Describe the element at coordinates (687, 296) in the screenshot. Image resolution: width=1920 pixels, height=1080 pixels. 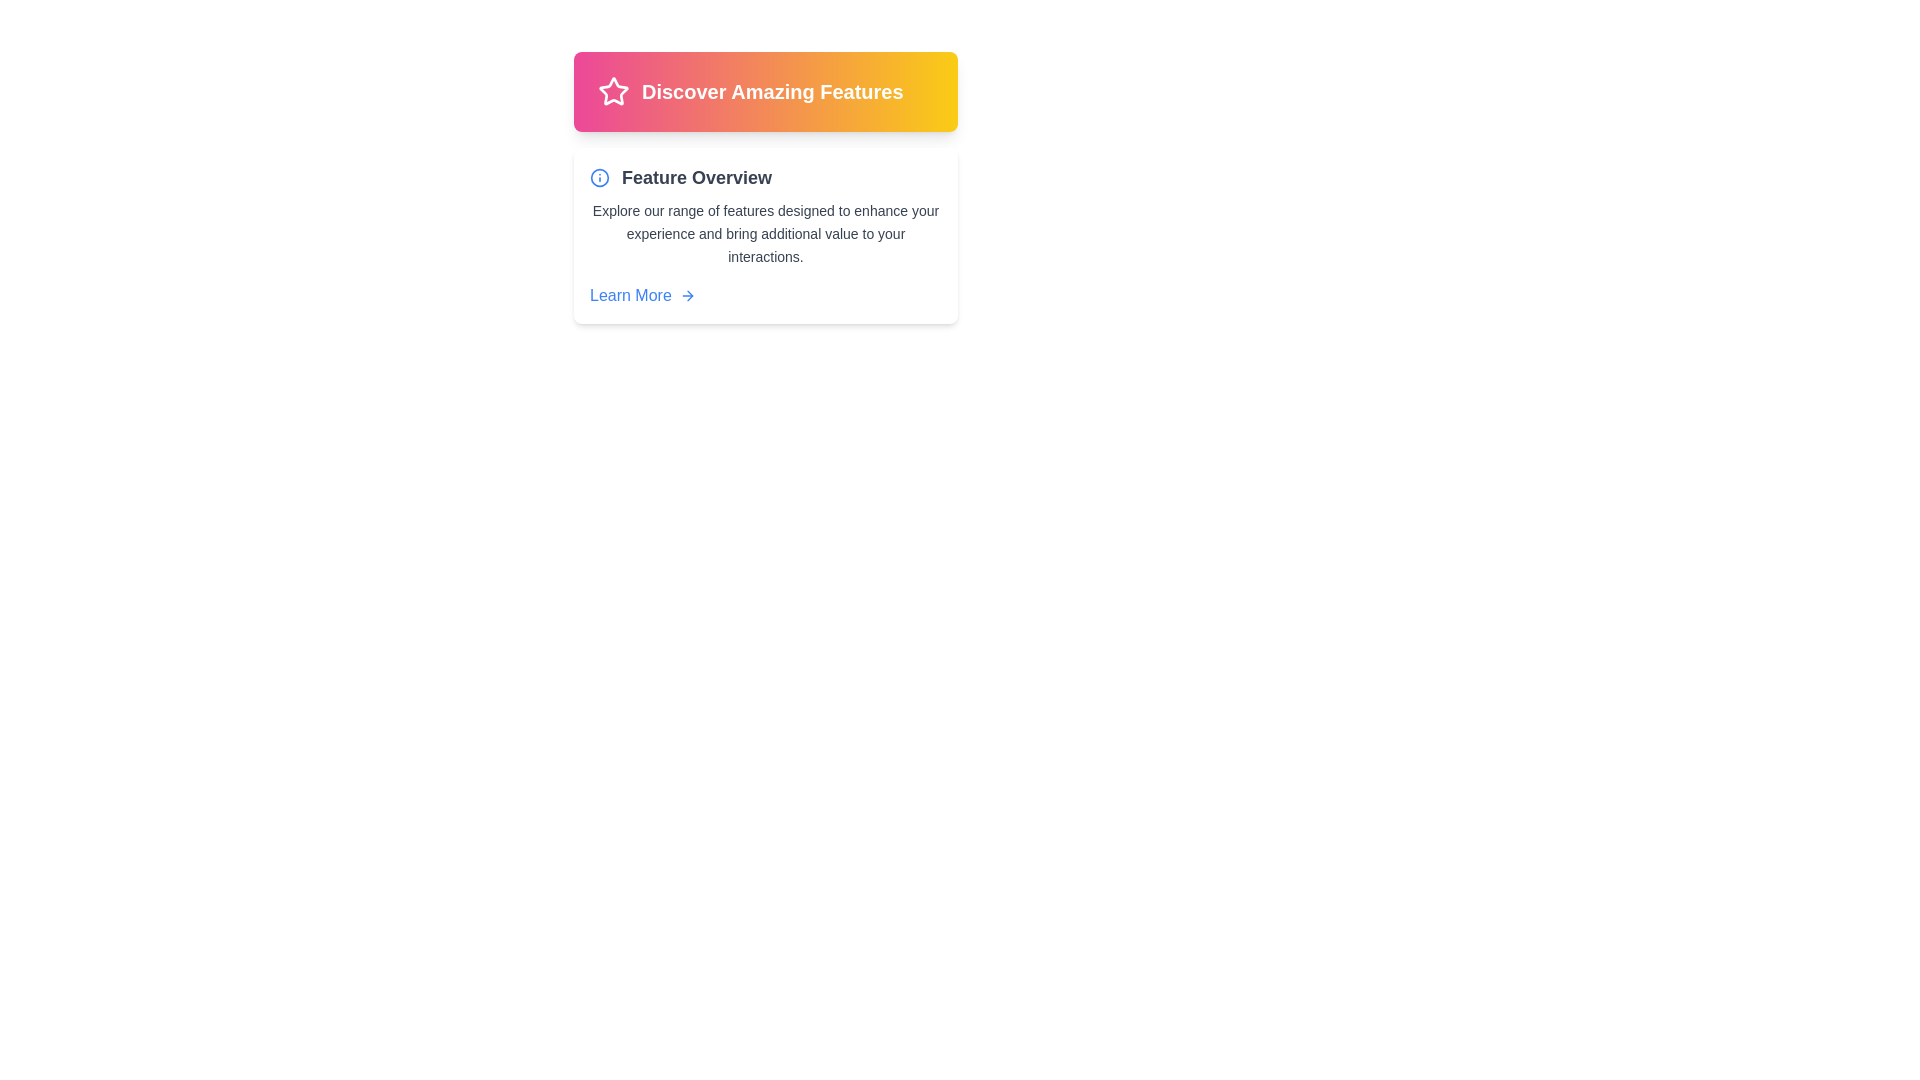
I see `the blue right-facing arrow icon located next to the 'Learn More' text` at that location.